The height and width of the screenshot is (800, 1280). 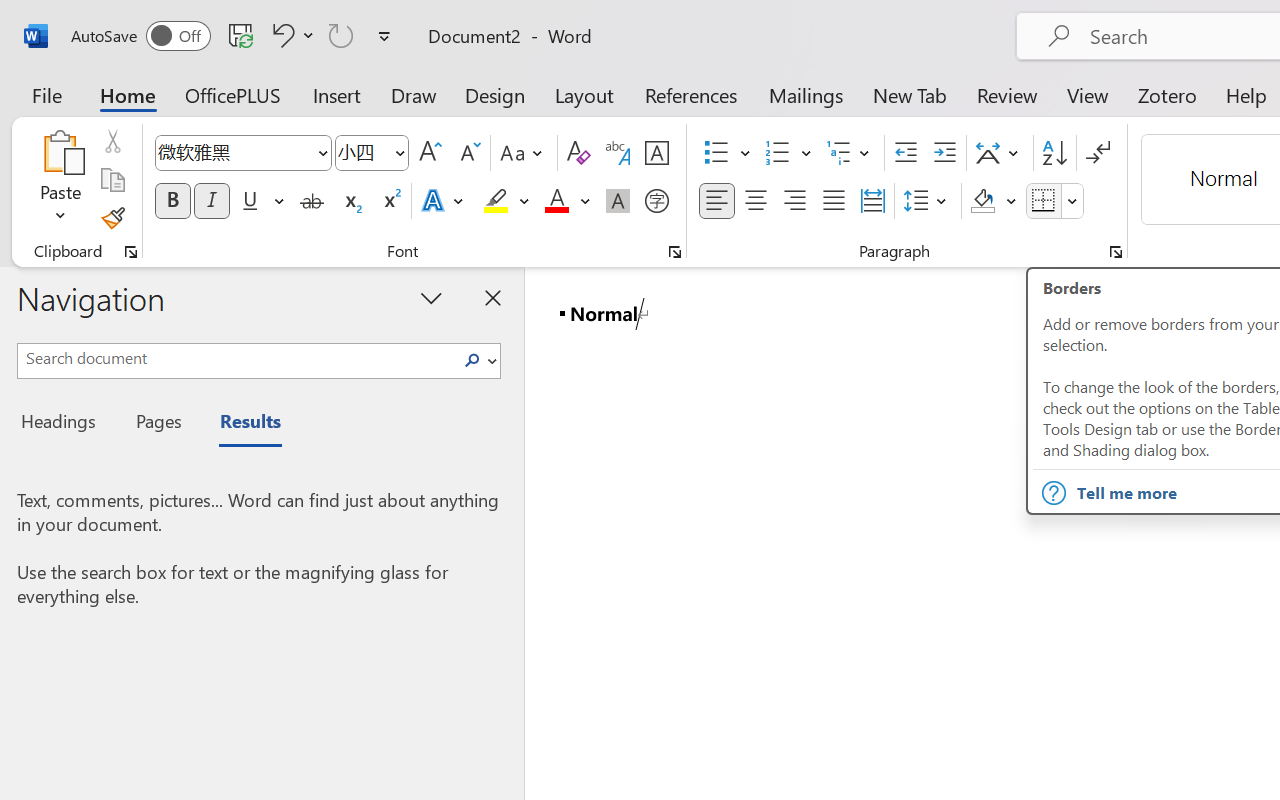 What do you see at coordinates (716, 153) in the screenshot?
I see `'Bullets'` at bounding box center [716, 153].